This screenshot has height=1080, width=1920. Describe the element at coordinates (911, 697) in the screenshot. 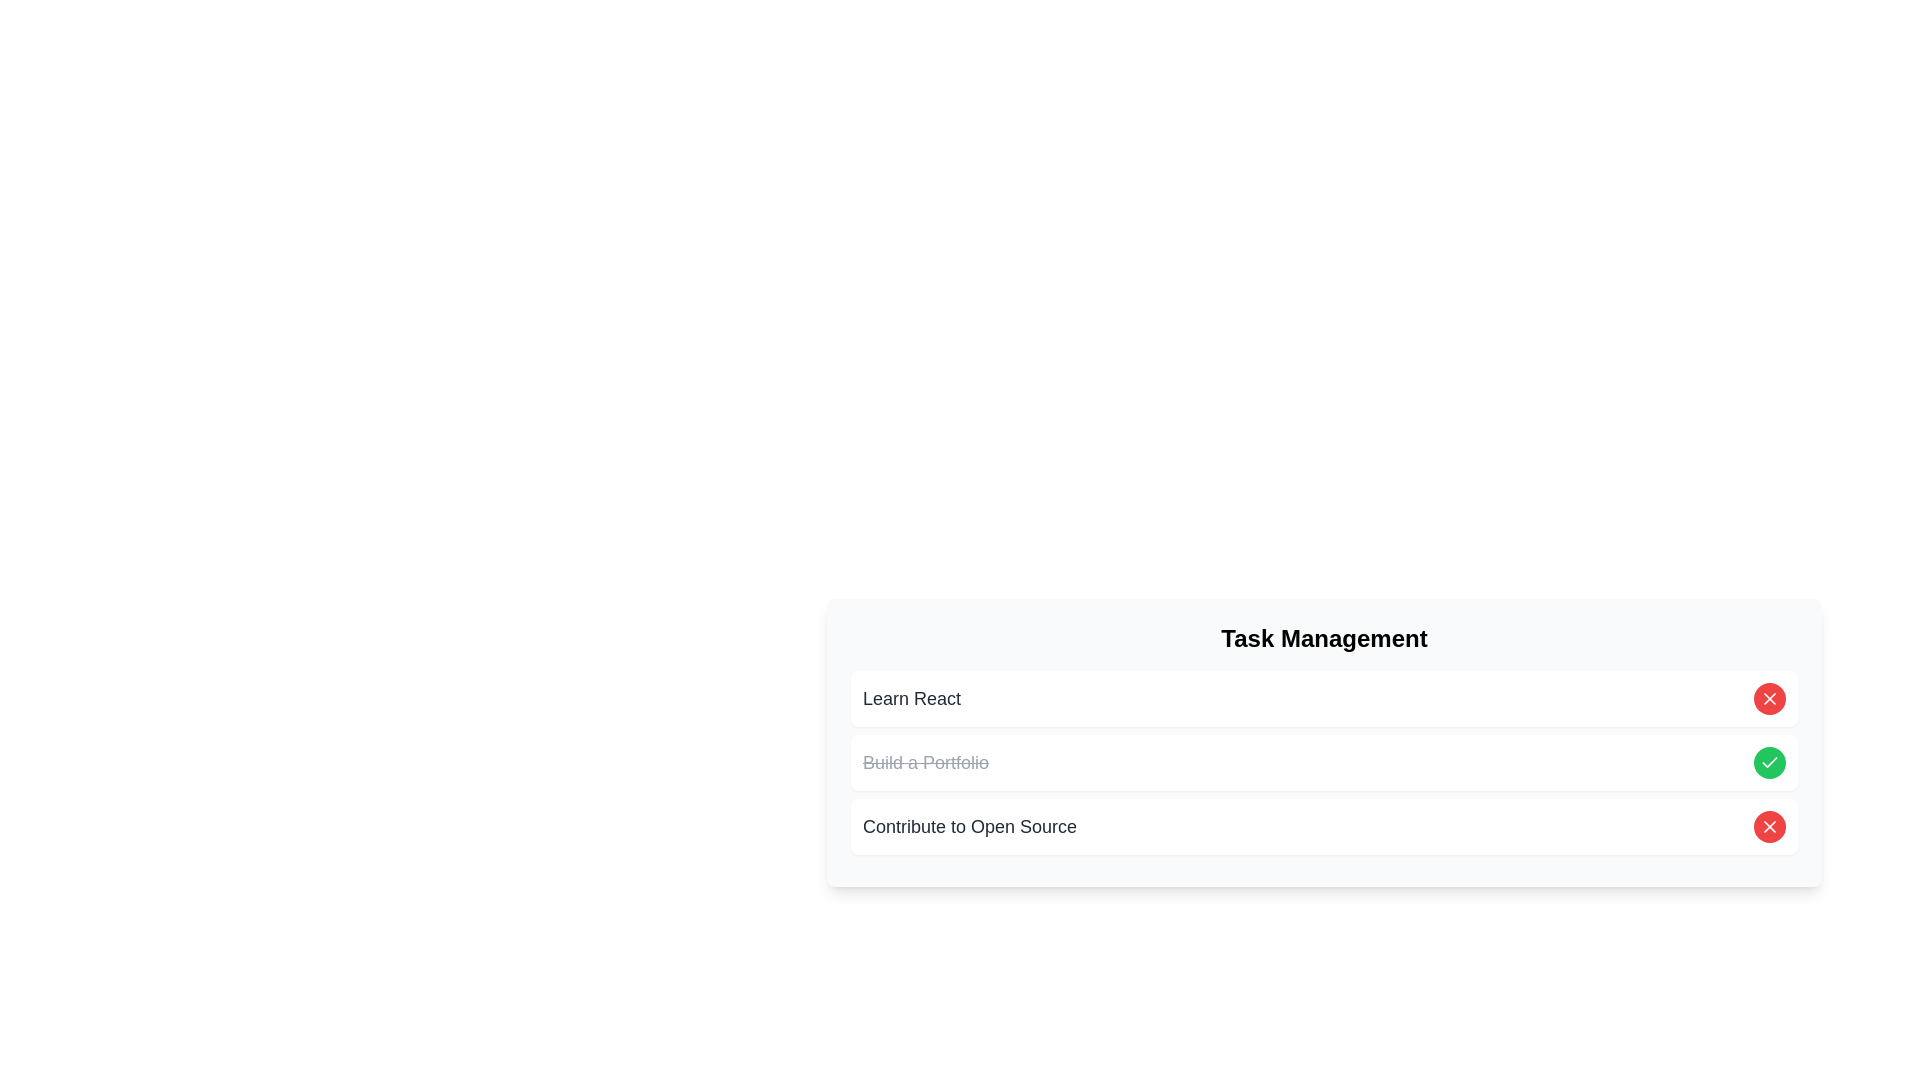

I see `the 'Learn React' text label, which is displayed in bold, larger font style and dark gray color, part of the 'Task Management' section` at that location.